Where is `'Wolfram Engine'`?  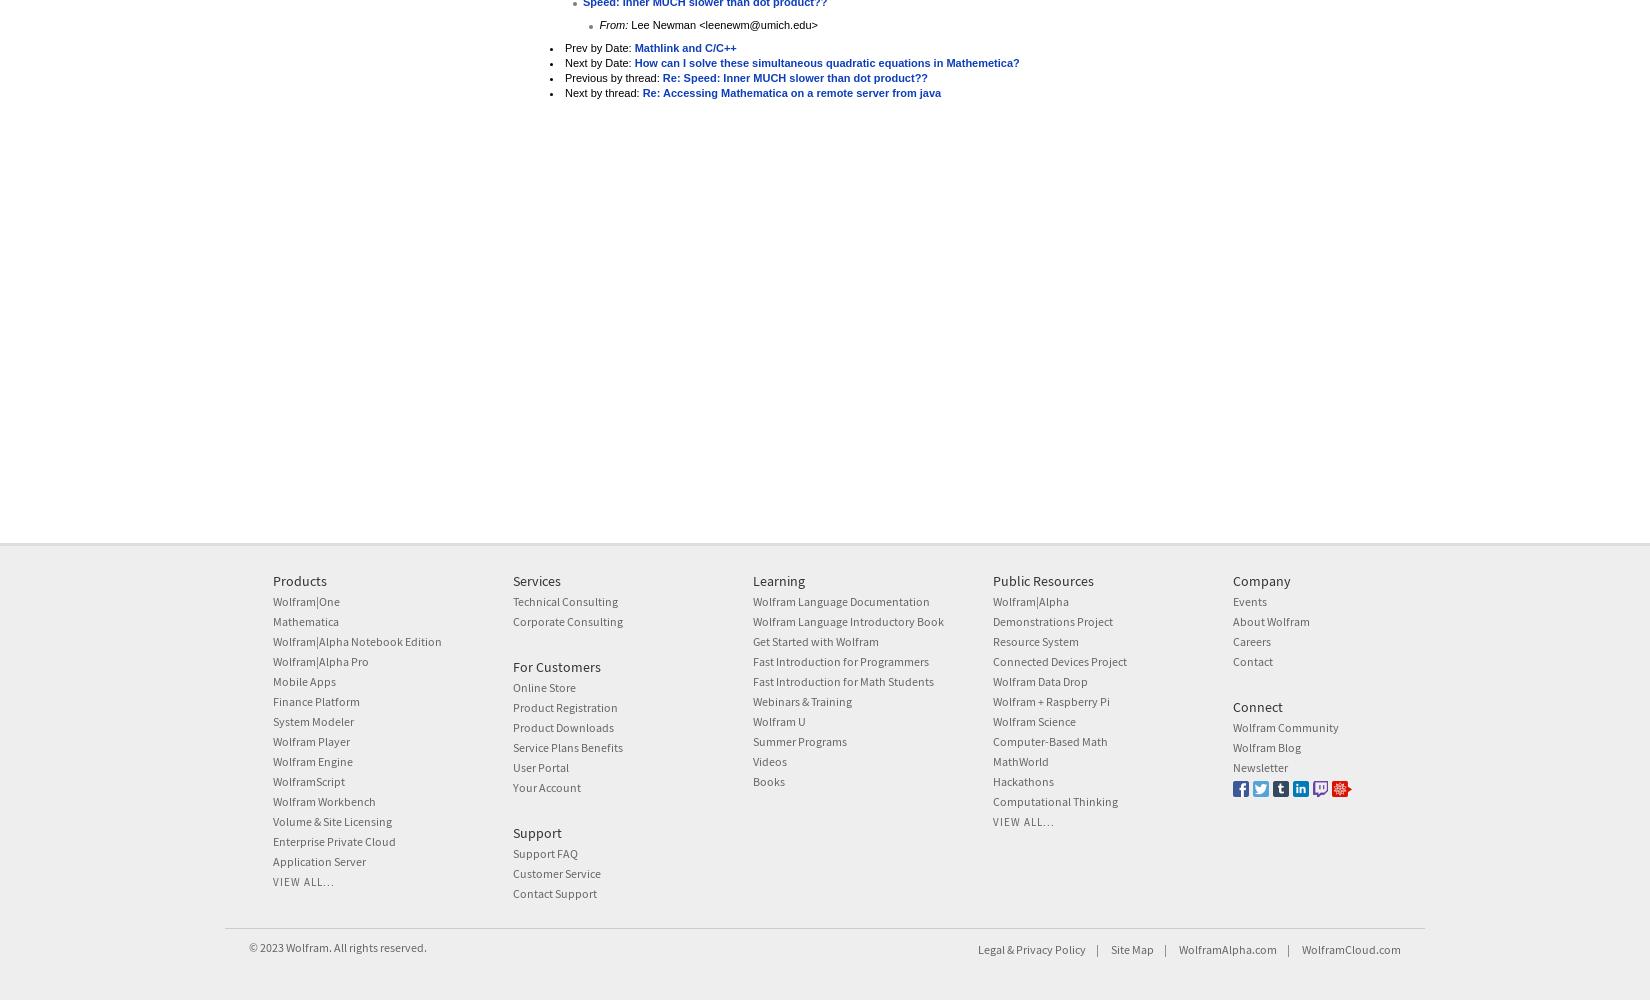
'Wolfram Engine' is located at coordinates (313, 760).